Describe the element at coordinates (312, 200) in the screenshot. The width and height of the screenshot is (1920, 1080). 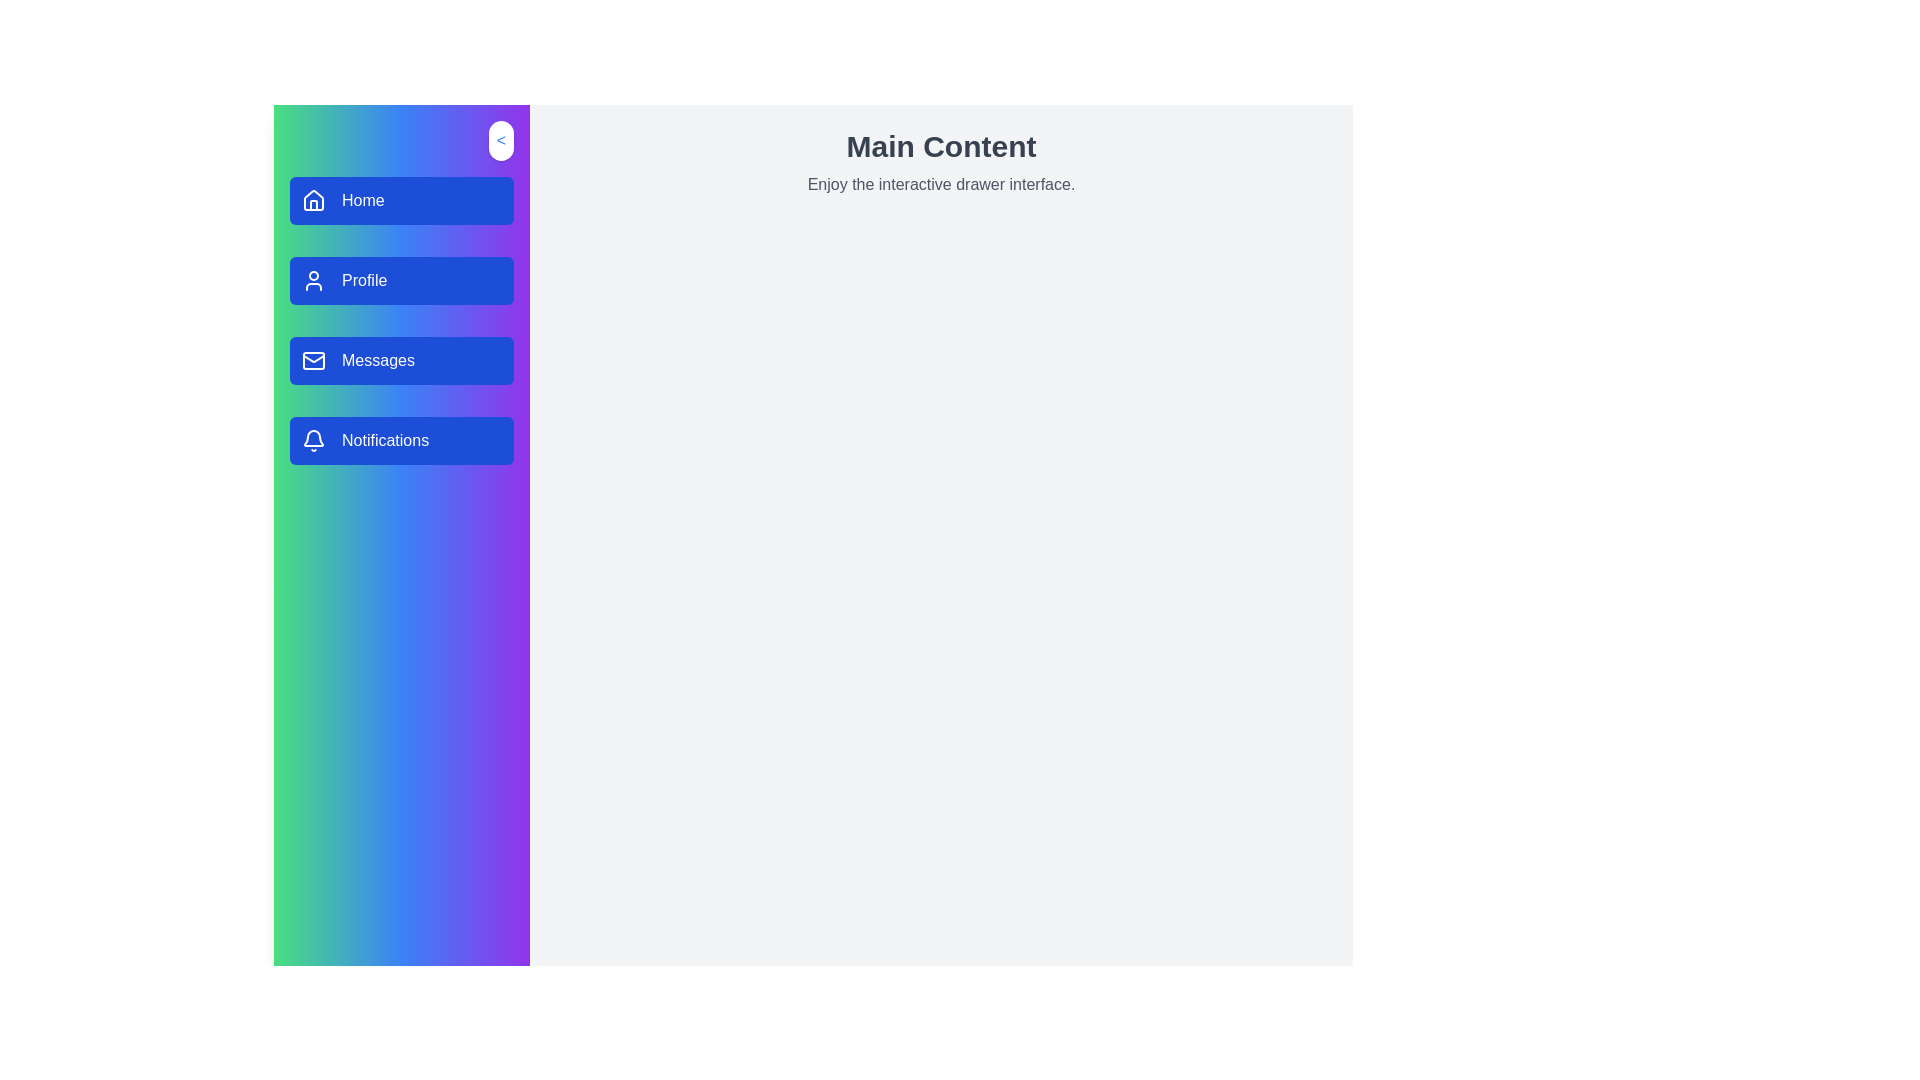
I see `the 'Home' button, which contains the triangular roof icon of the house-shaped graphic located in the top-left sidebar` at that location.